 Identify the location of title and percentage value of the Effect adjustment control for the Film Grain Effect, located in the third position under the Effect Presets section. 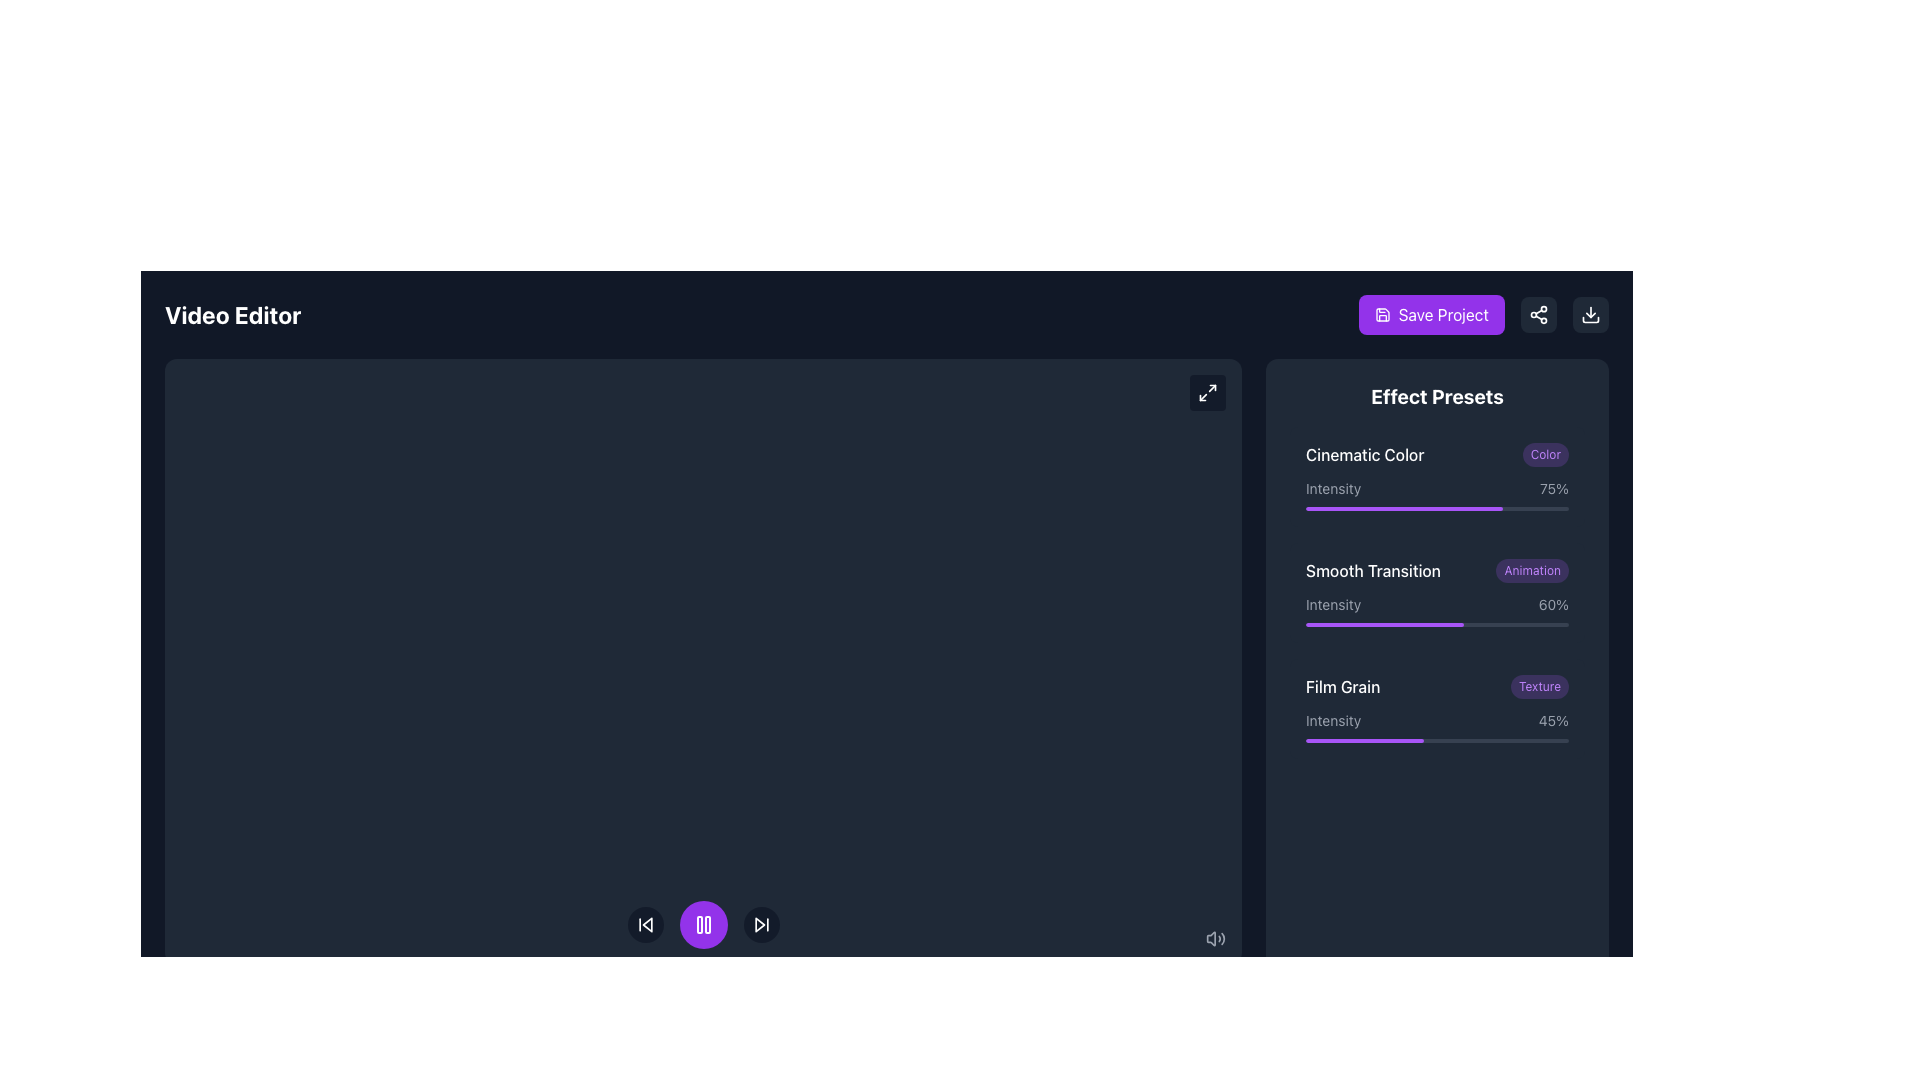
(1436, 708).